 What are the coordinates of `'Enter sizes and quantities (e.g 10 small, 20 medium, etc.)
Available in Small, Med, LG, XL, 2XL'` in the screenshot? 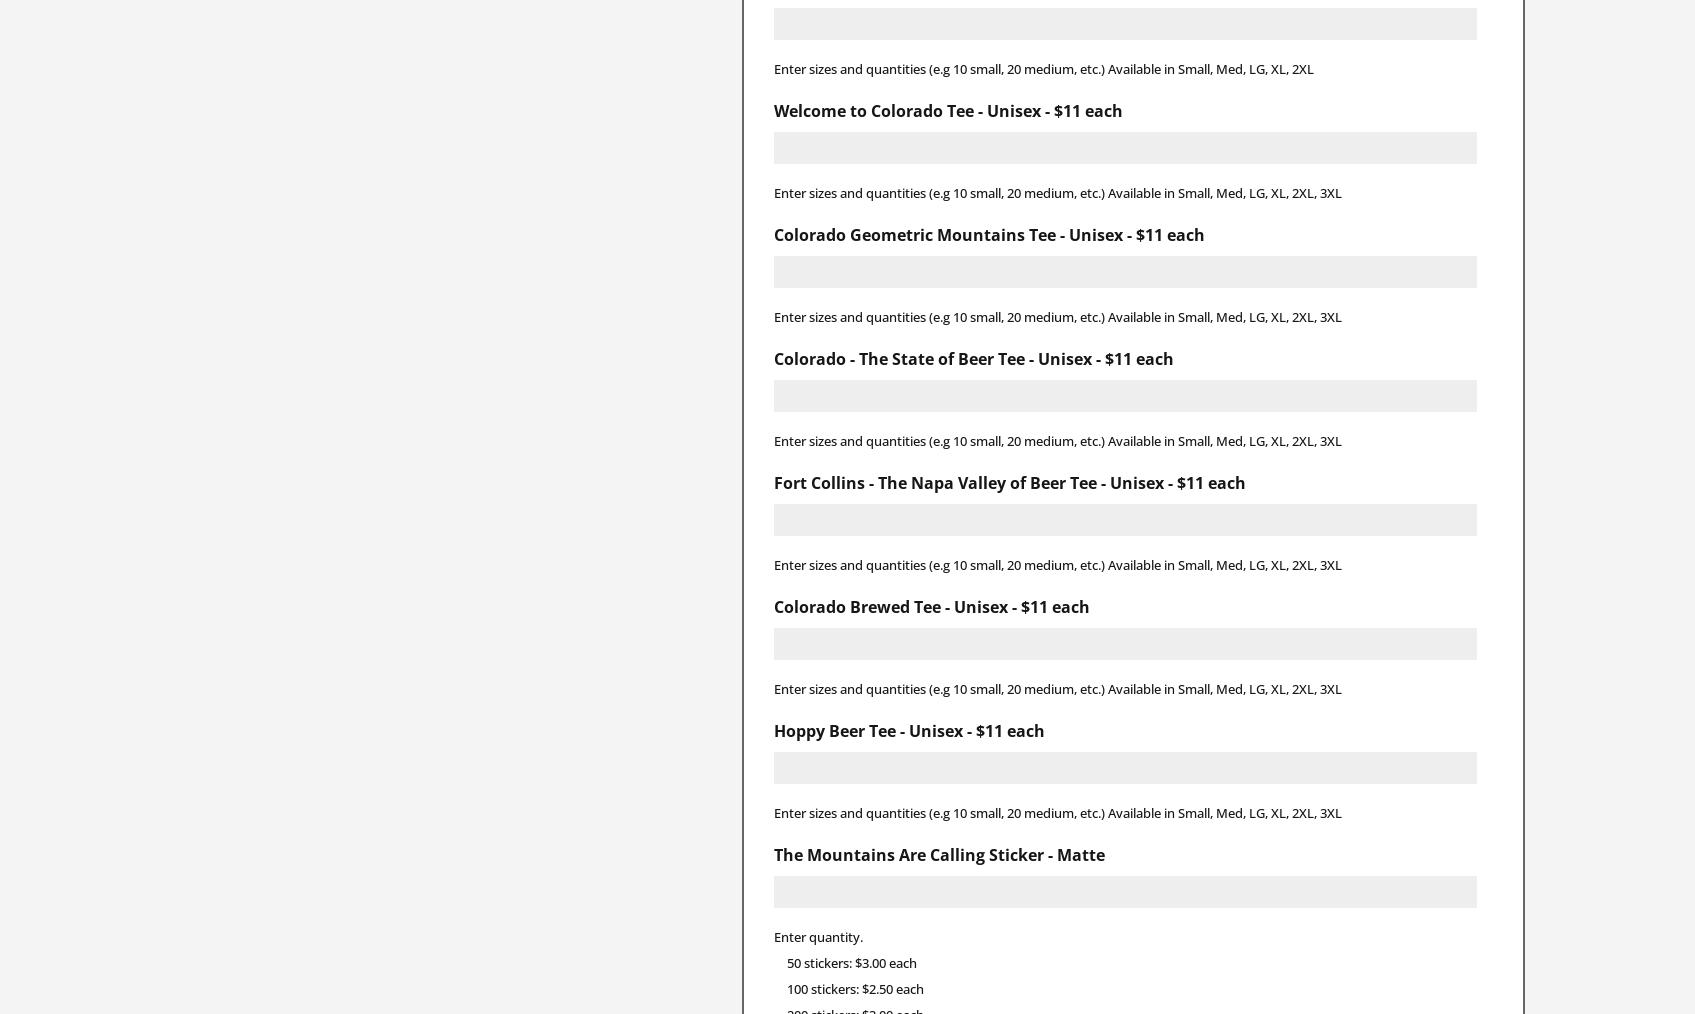 It's located at (1041, 67).